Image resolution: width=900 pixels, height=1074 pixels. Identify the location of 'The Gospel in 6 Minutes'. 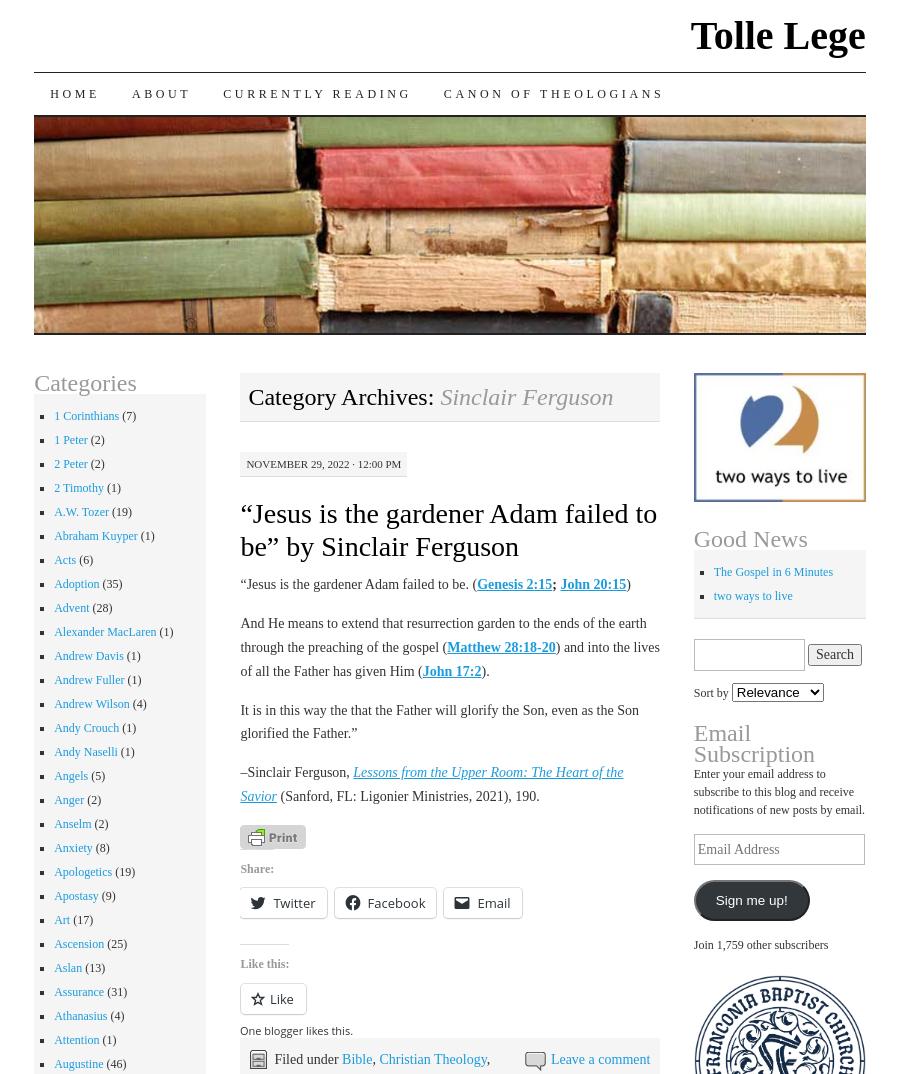
(772, 571).